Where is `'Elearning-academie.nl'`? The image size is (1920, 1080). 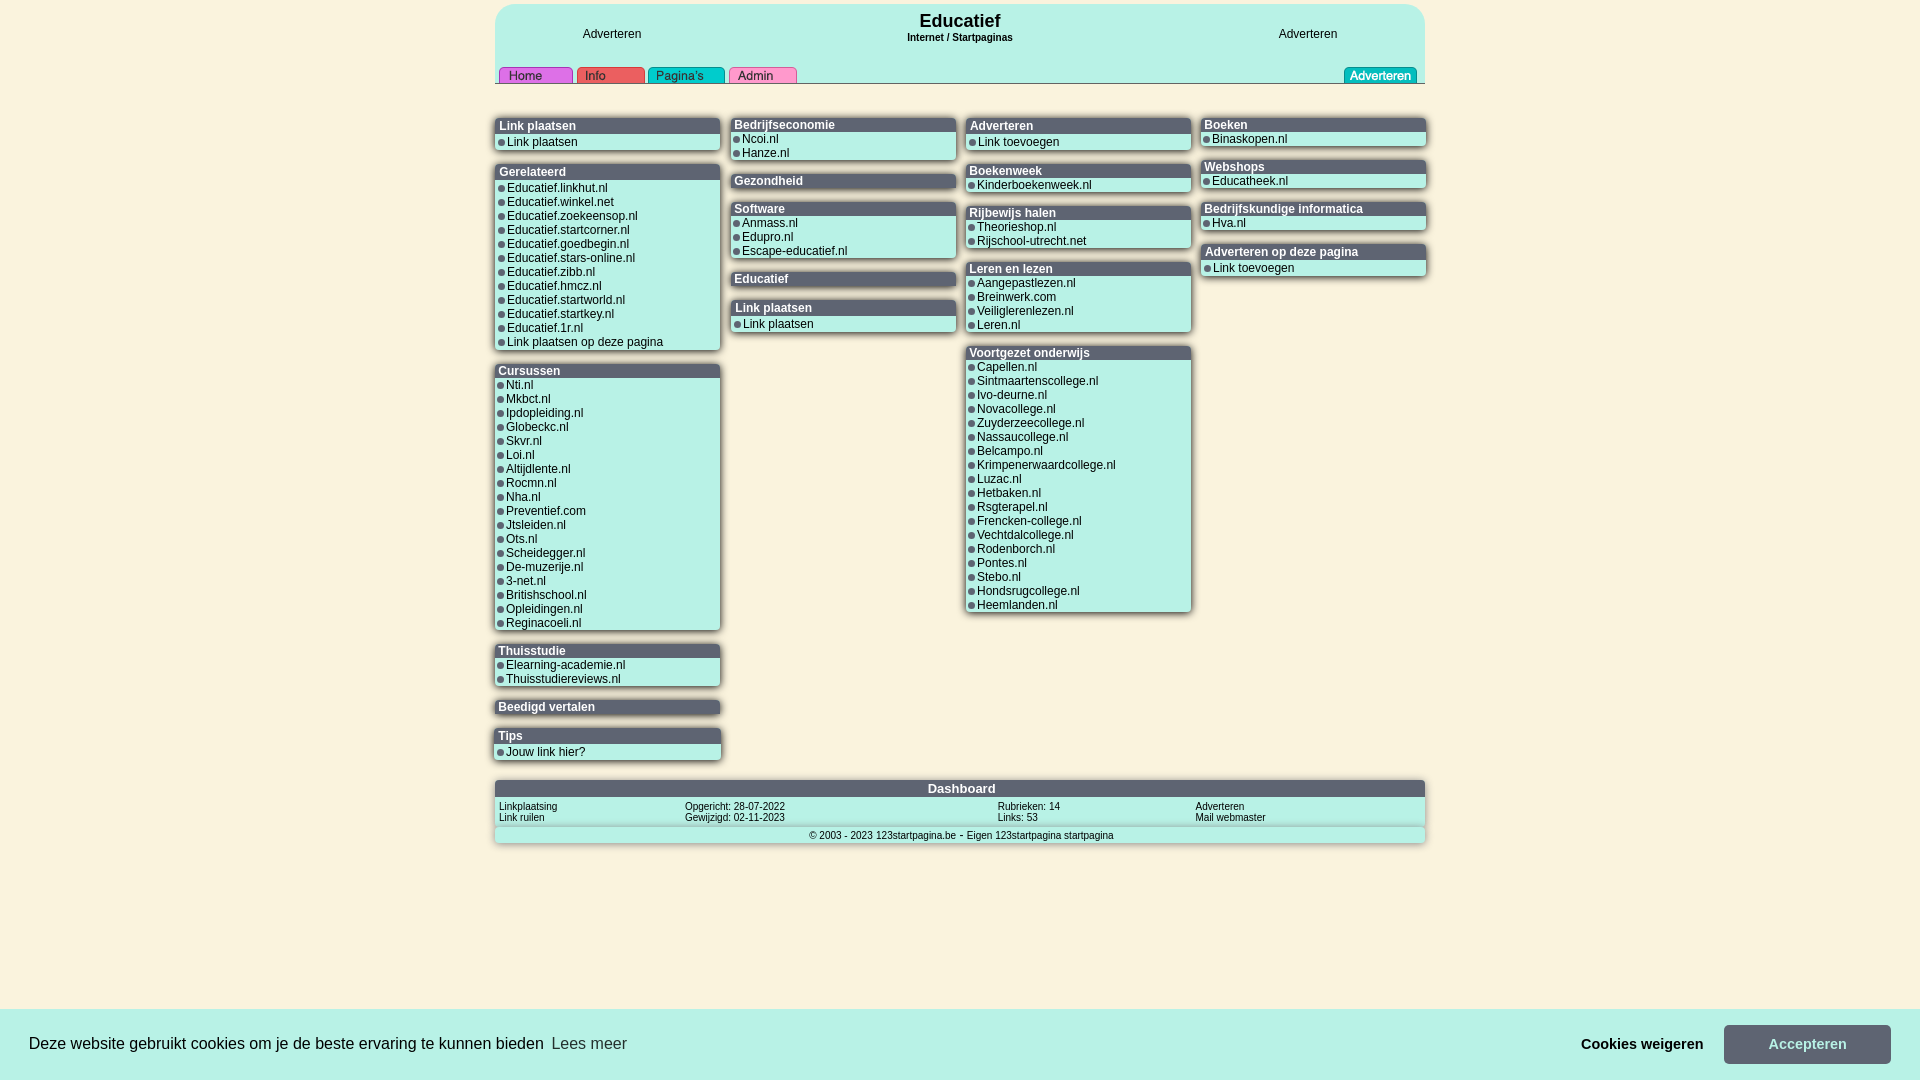 'Elearning-academie.nl' is located at coordinates (564, 664).